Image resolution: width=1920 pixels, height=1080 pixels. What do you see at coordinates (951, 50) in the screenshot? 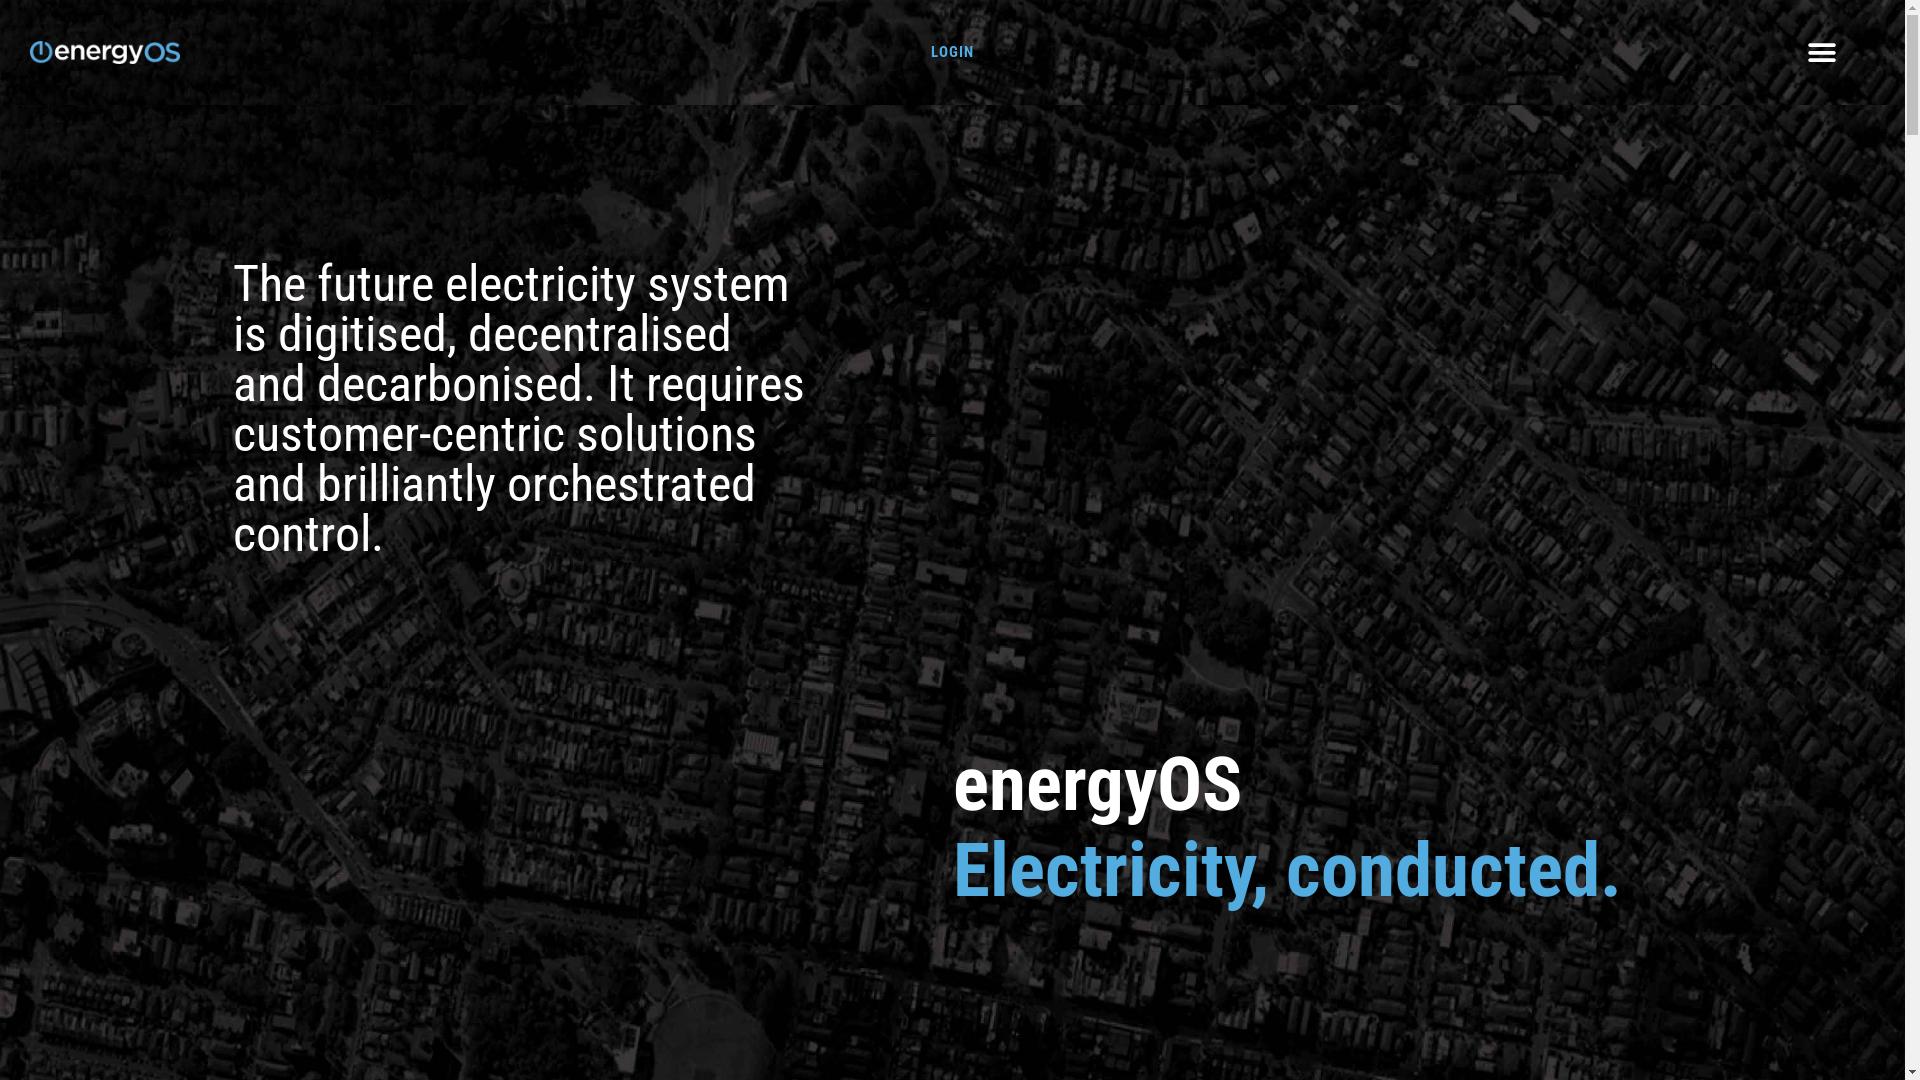
I see `'LOGIN'` at bounding box center [951, 50].